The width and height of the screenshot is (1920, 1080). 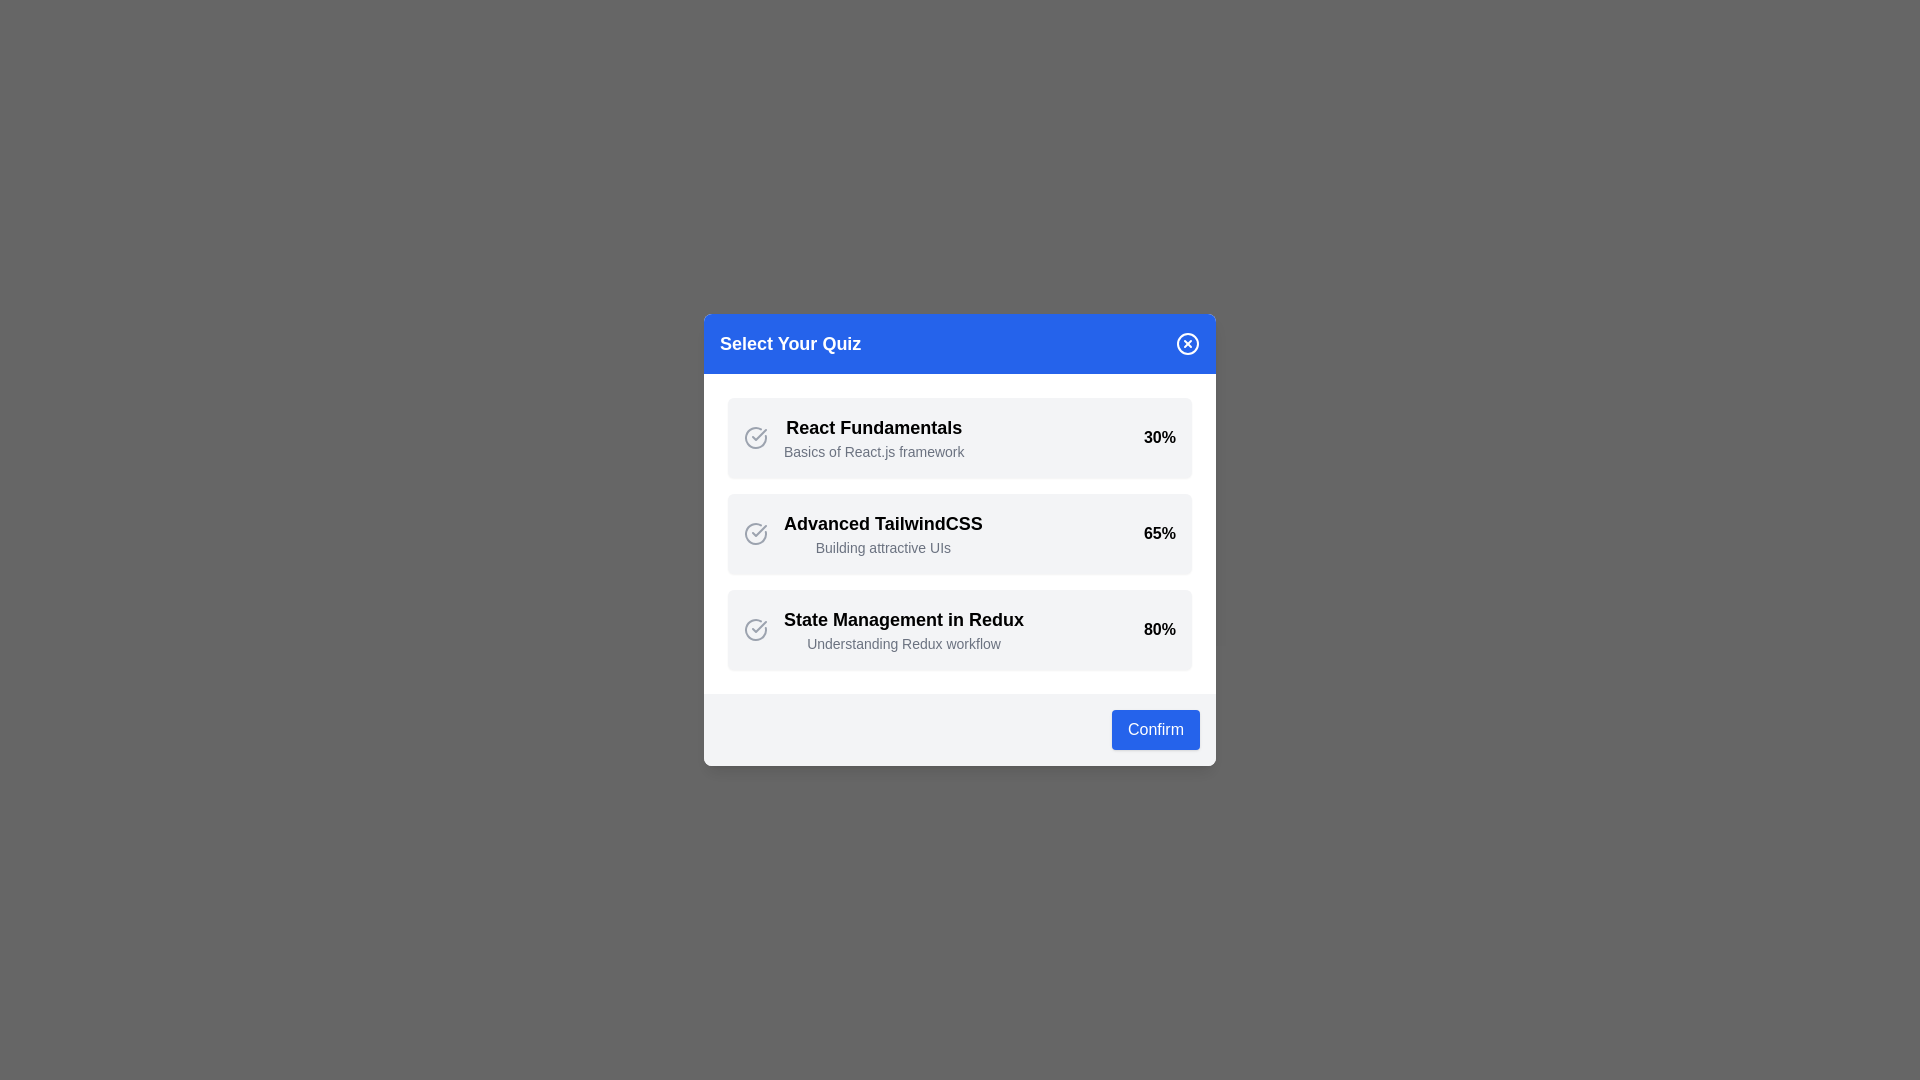 I want to click on the quiz item corresponding to State Management in Redux, so click(x=960, y=628).